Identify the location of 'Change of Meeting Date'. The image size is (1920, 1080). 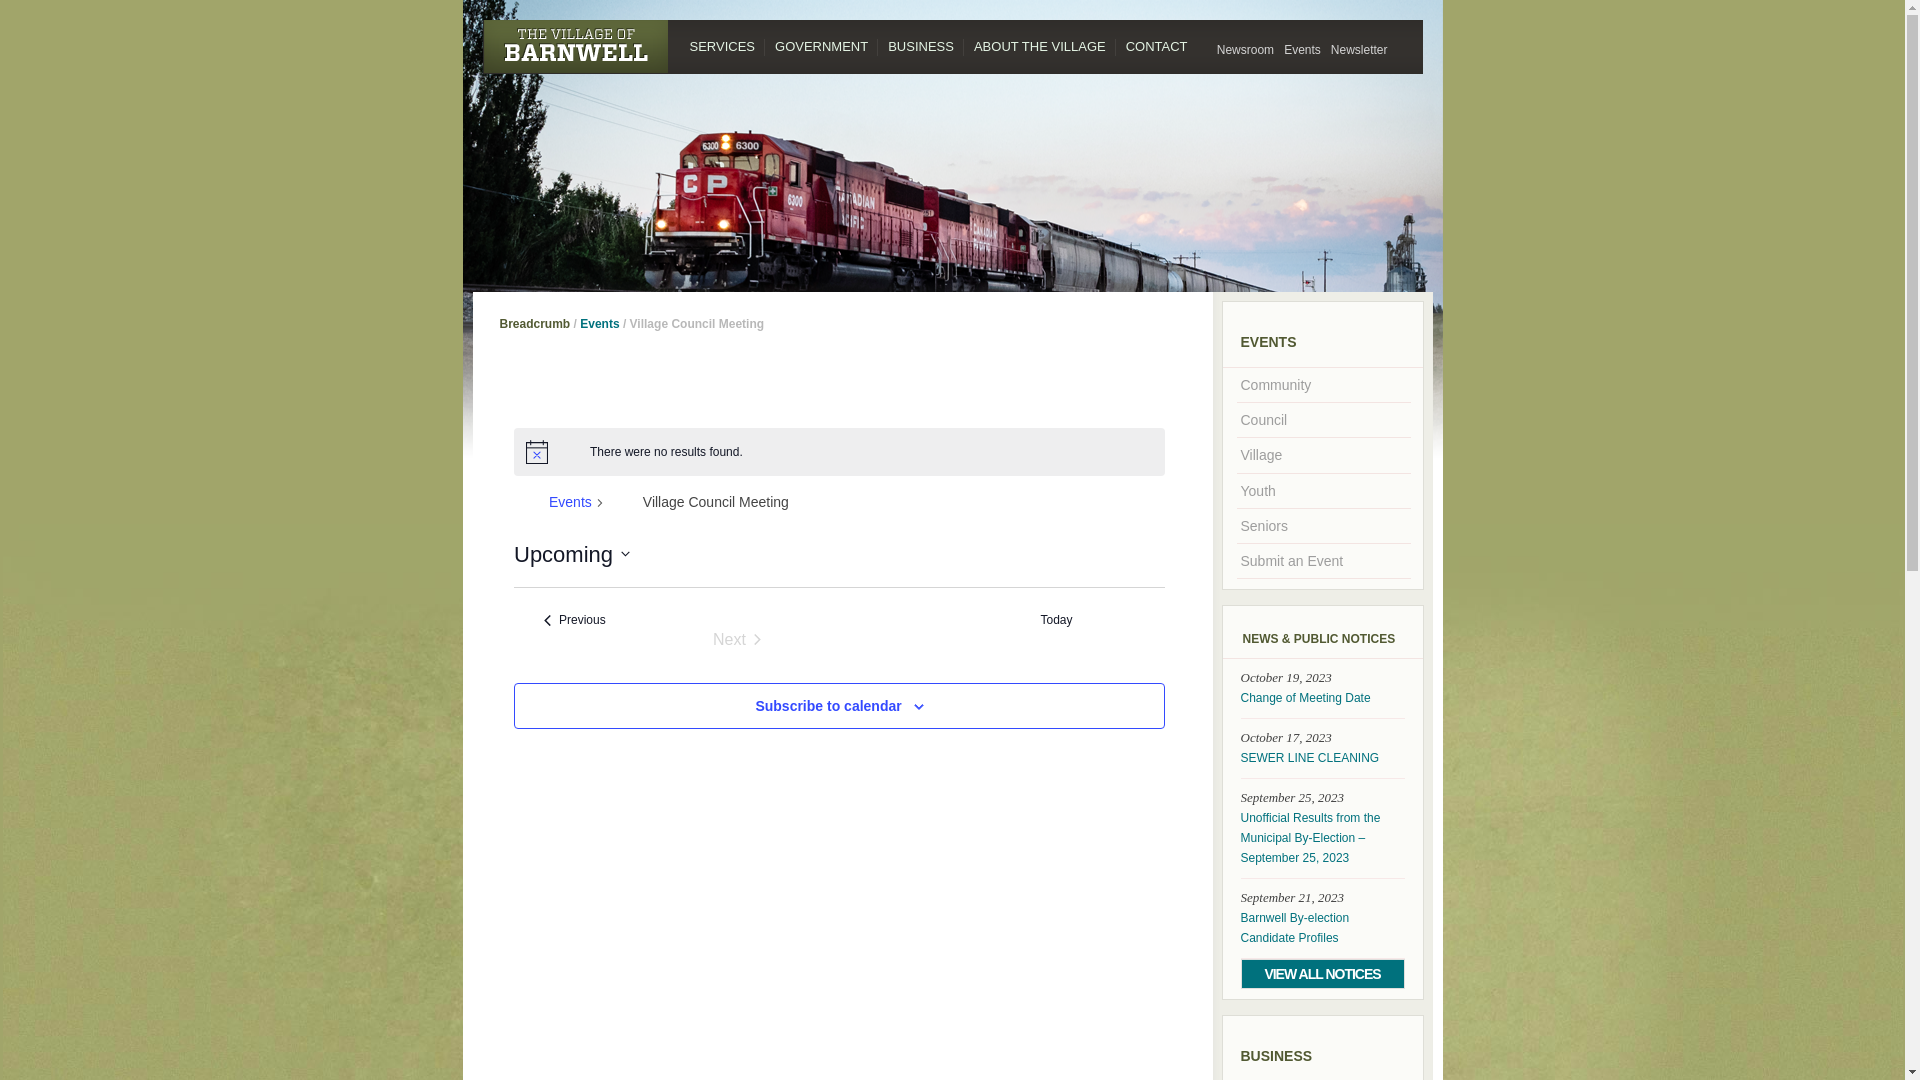
(1321, 697).